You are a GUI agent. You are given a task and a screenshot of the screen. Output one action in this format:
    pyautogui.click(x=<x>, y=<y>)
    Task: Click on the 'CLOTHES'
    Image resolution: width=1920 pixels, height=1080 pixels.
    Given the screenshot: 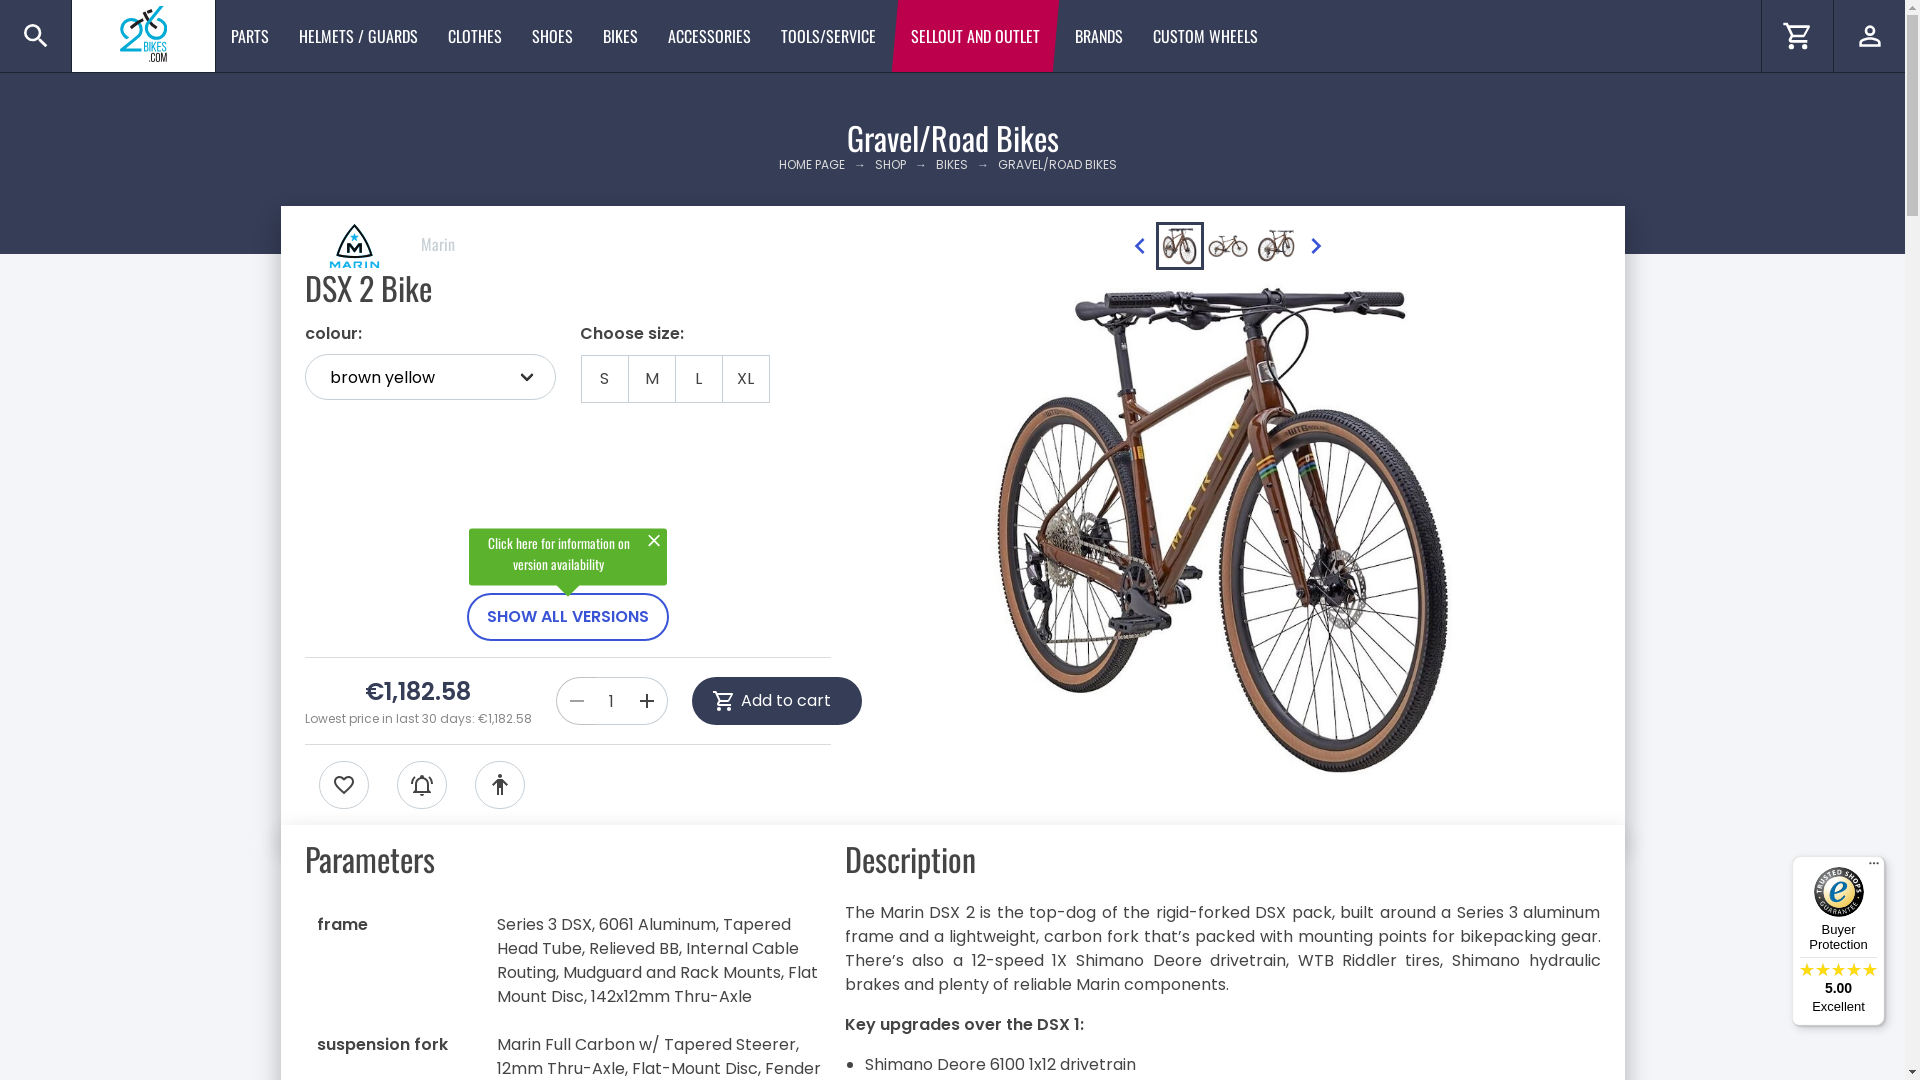 What is the action you would take?
    pyautogui.click(x=474, y=35)
    